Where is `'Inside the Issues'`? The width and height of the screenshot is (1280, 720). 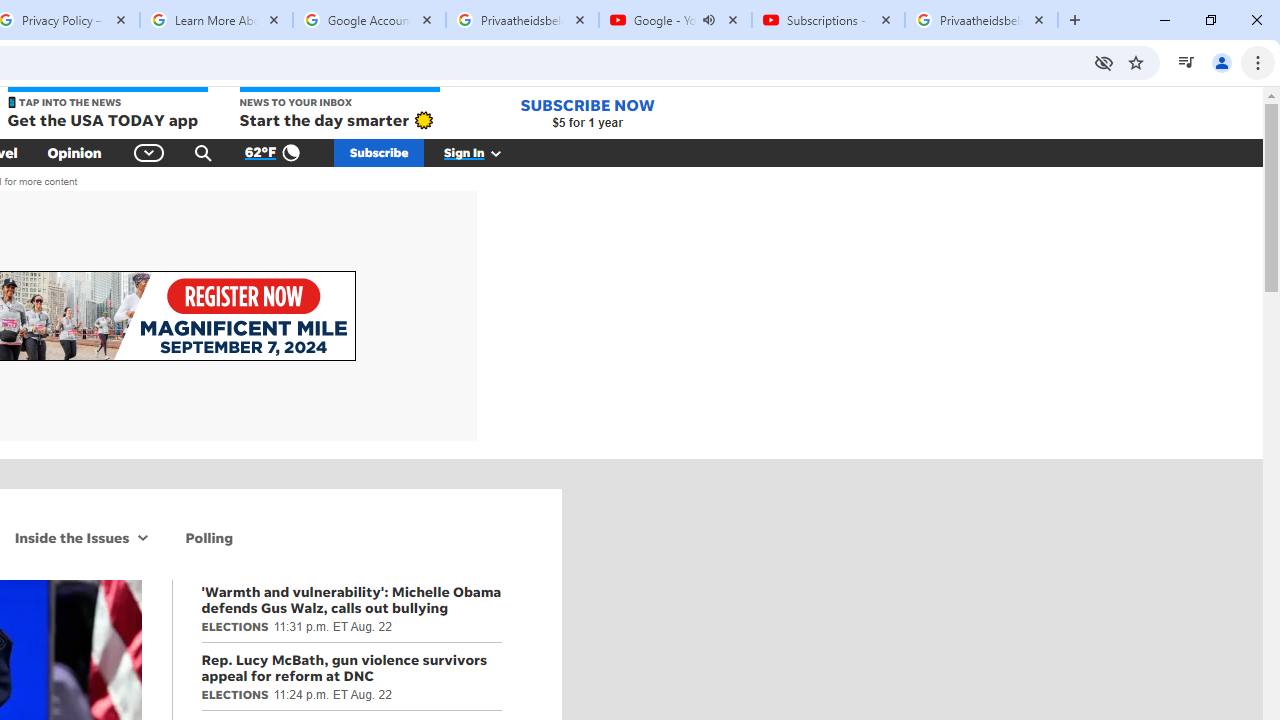
'Inside the Issues' is located at coordinates (69, 536).